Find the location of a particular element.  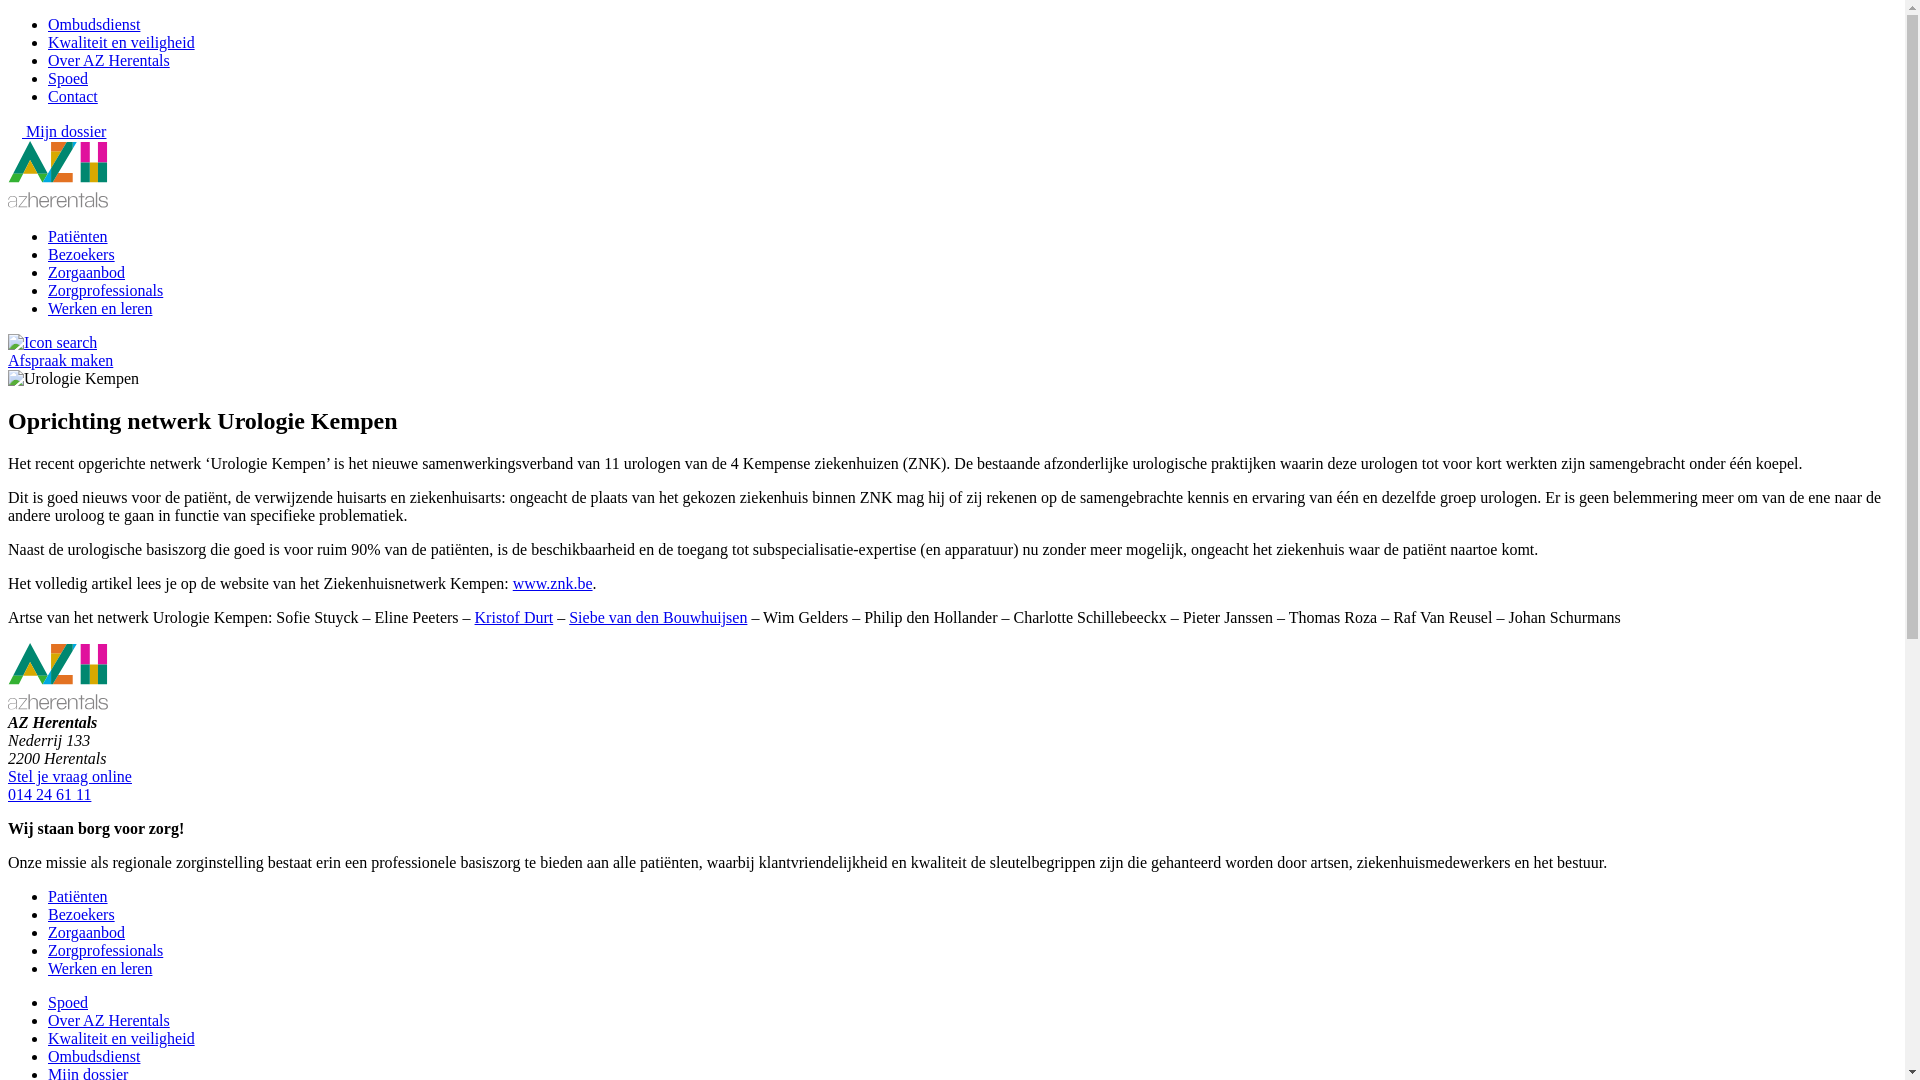

'Kwaliteit en veiligheid' is located at coordinates (48, 1037).